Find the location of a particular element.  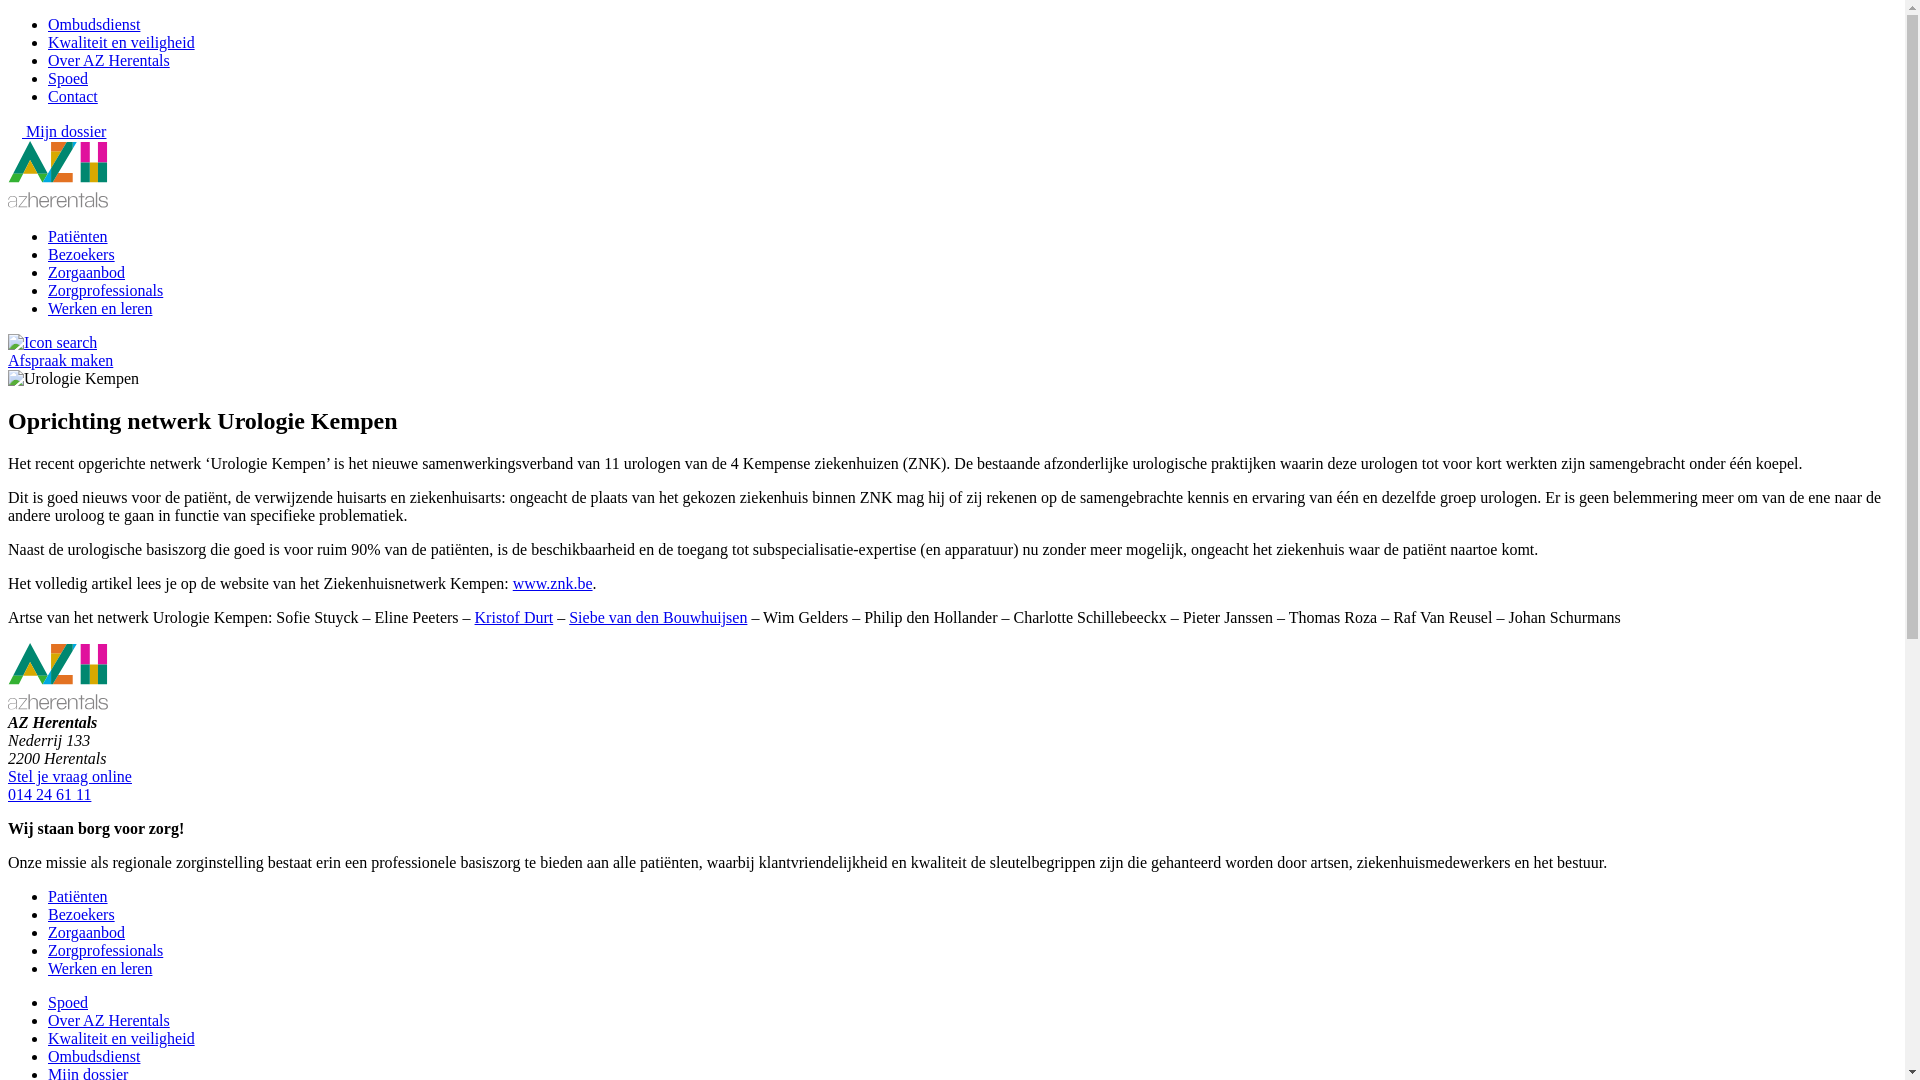

'Kwaliteit en veiligheid' is located at coordinates (48, 1037).